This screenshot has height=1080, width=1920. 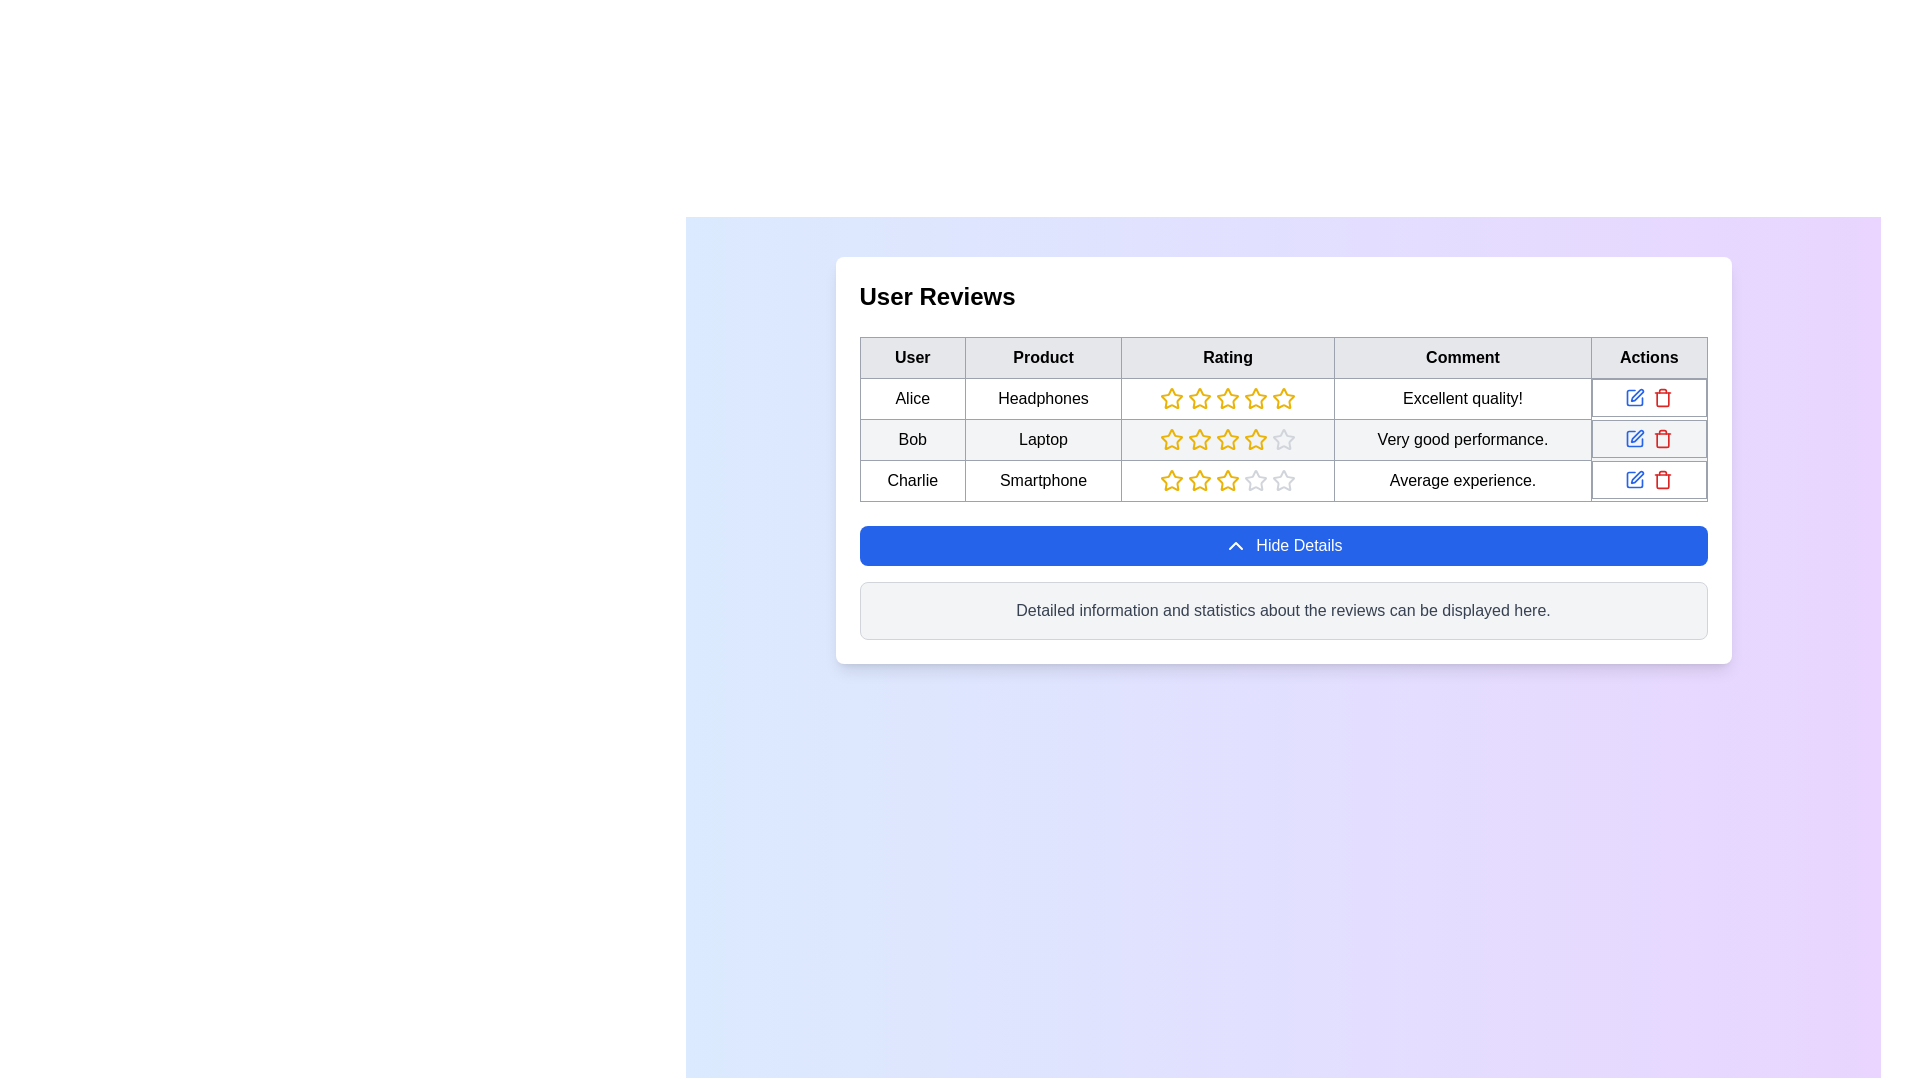 What do you see at coordinates (1284, 481) in the screenshot?
I see `the rating status by interacting with the fifth rating star icon in the review table, located in the third row` at bounding box center [1284, 481].